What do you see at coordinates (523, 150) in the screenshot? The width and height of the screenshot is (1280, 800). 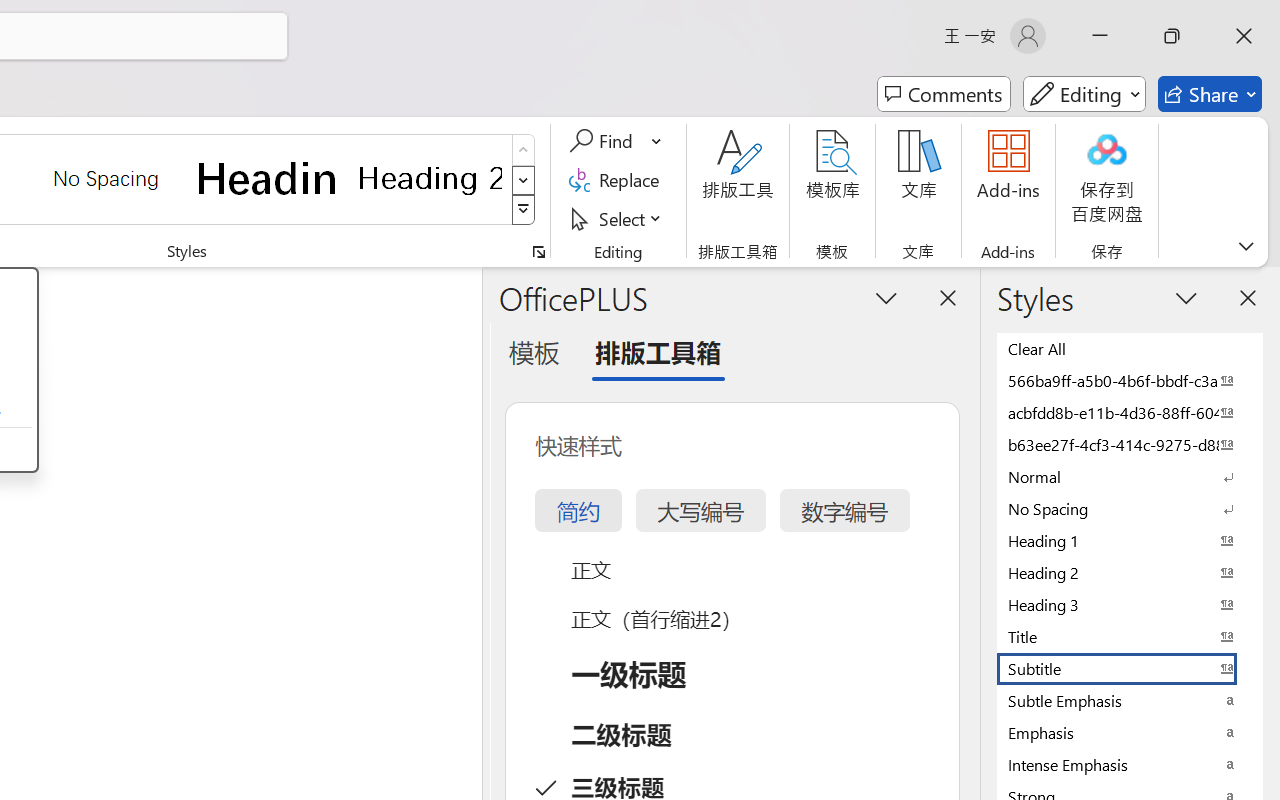 I see `'Row up'` at bounding box center [523, 150].